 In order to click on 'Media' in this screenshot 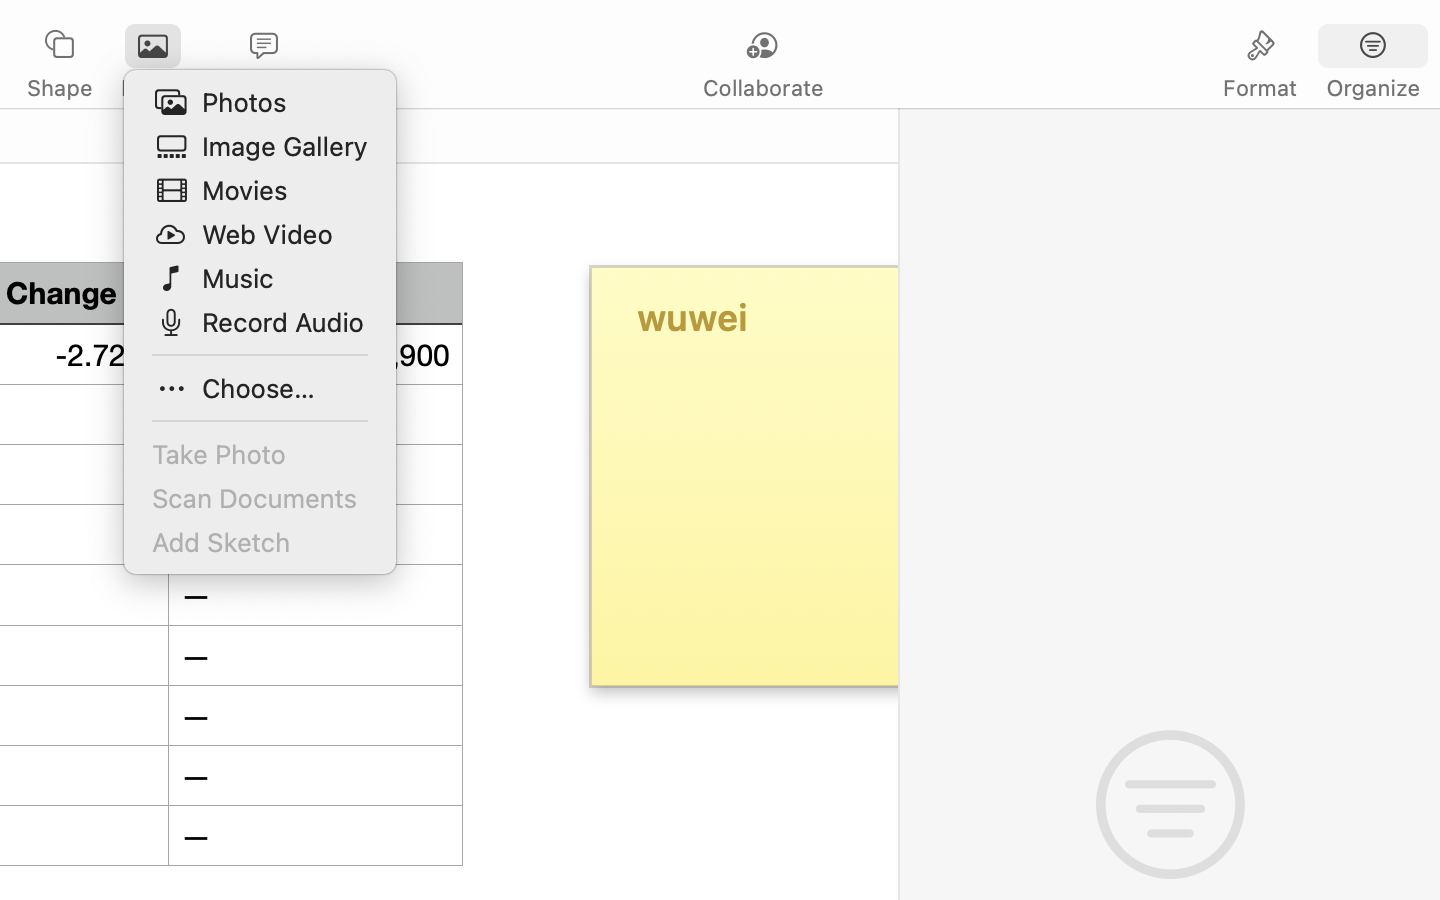, I will do `click(151, 87)`.